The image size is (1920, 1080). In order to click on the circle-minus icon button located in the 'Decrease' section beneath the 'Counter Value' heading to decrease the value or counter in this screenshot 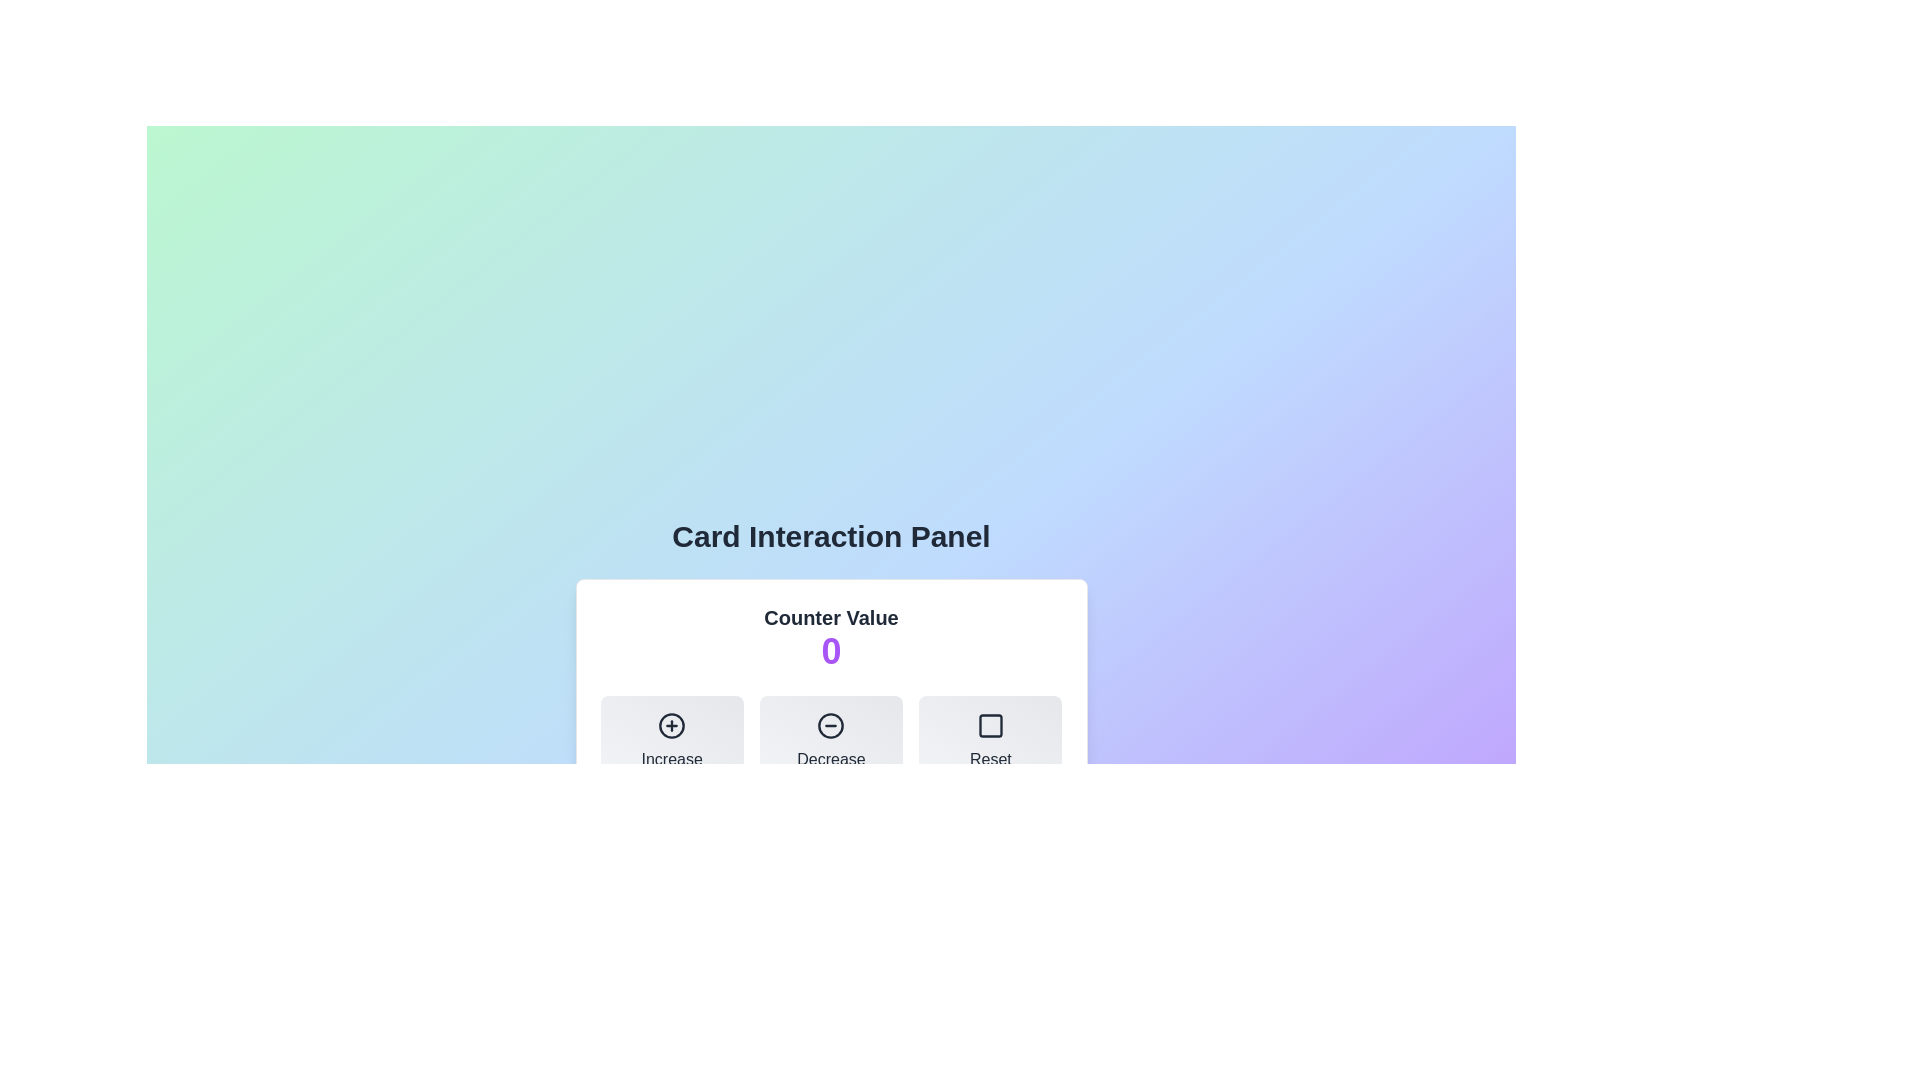, I will do `click(831, 725)`.